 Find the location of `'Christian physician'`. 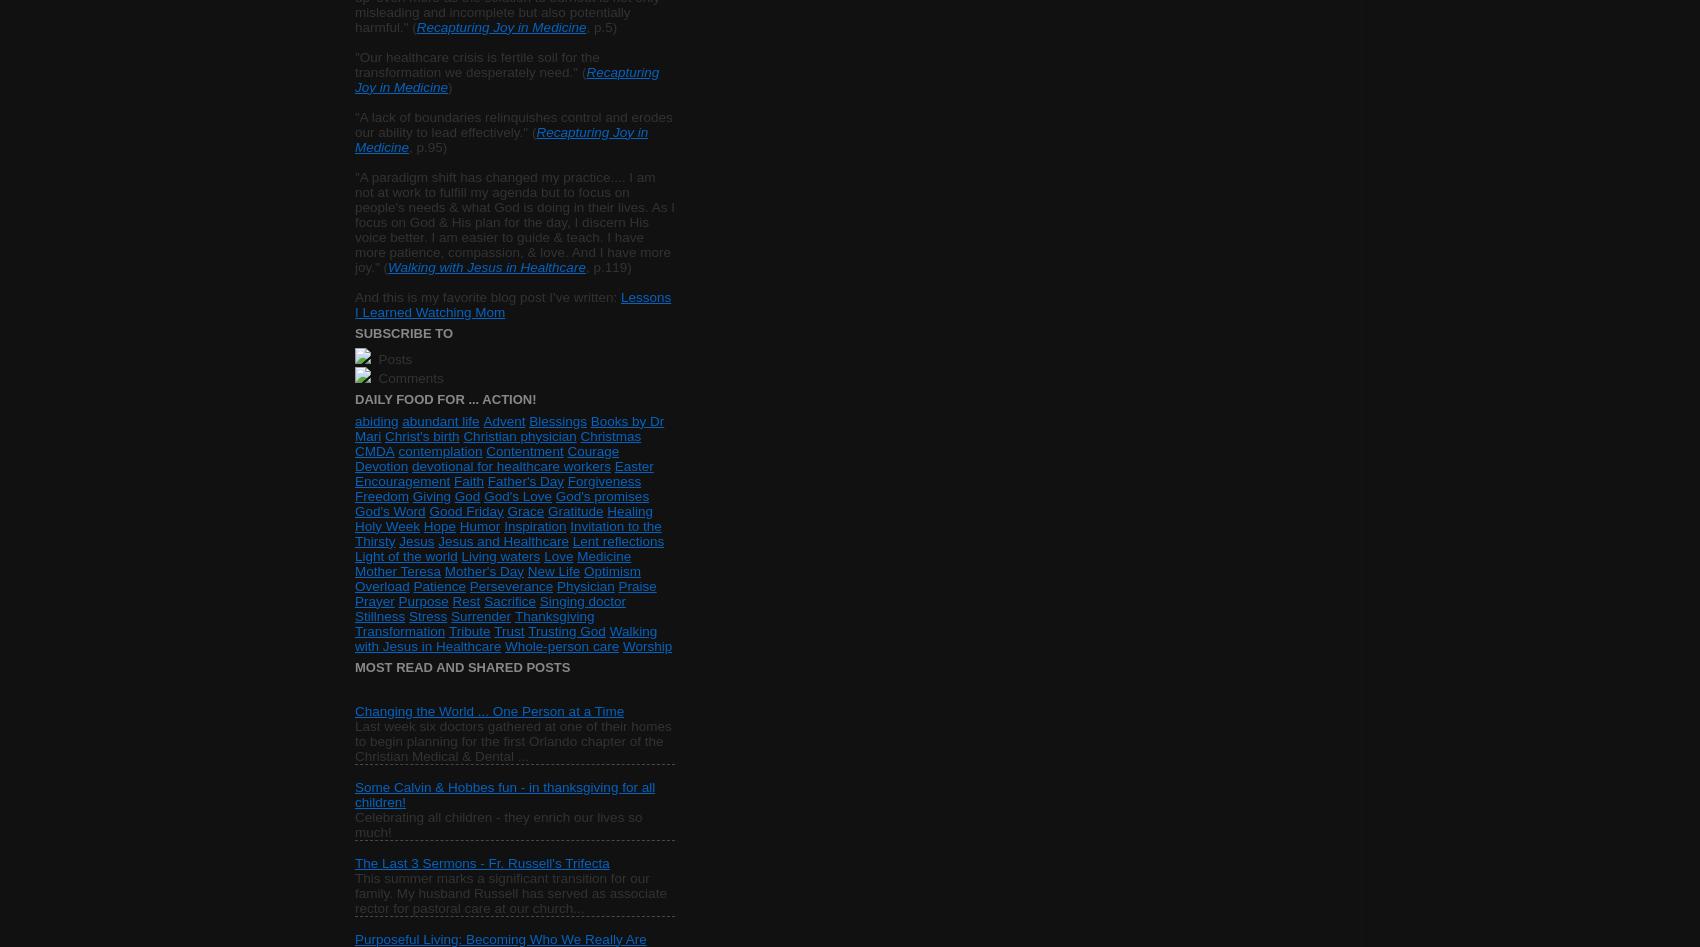

'Christian physician' is located at coordinates (463, 435).